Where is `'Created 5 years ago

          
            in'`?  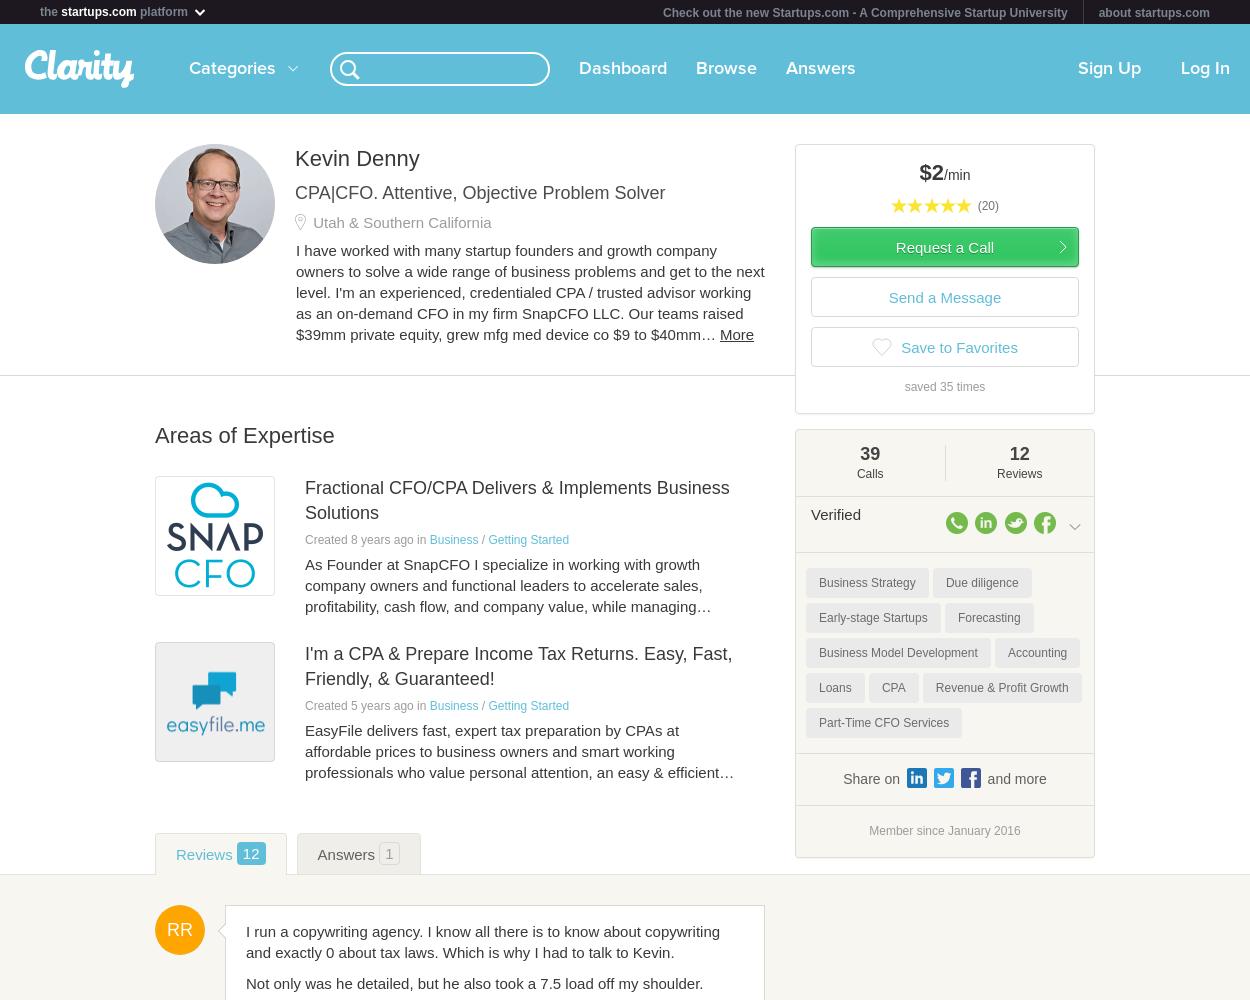
'Created 5 years ago

          
            in' is located at coordinates (305, 705).